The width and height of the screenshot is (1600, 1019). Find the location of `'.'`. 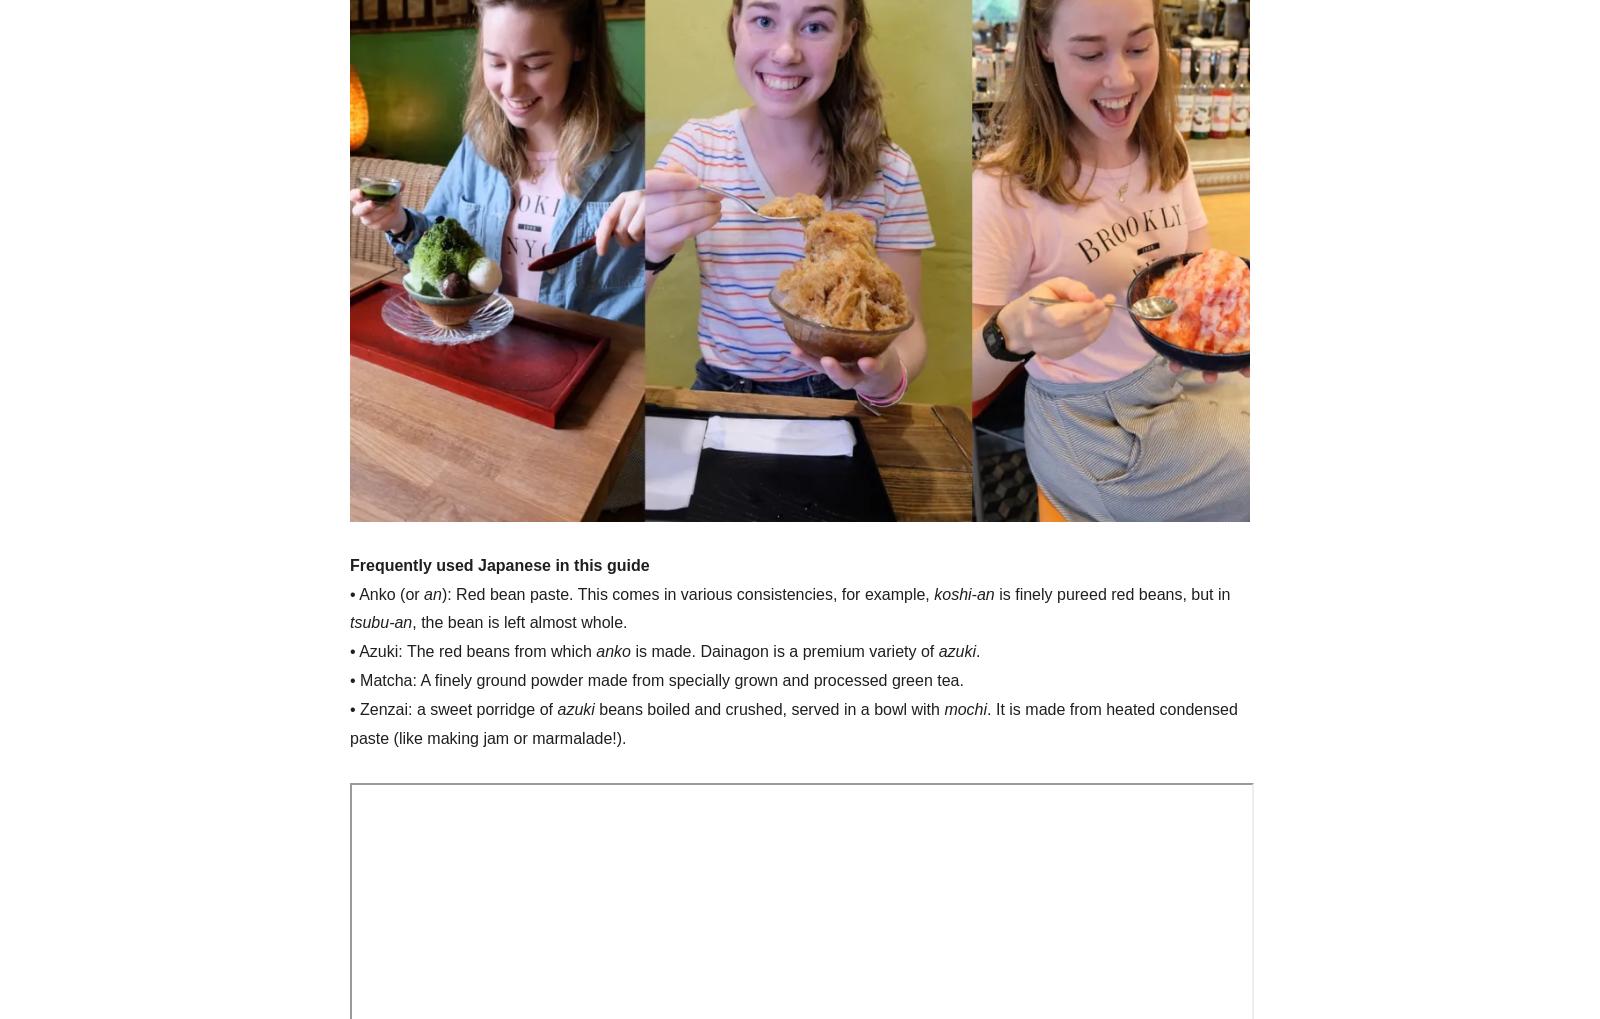

'.' is located at coordinates (977, 650).